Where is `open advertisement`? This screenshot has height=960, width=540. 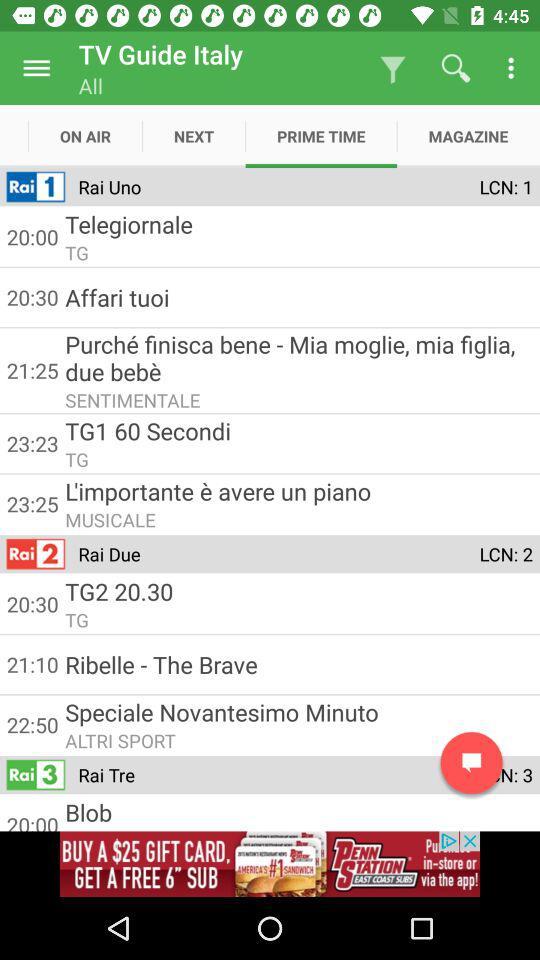 open advertisement is located at coordinates (270, 863).